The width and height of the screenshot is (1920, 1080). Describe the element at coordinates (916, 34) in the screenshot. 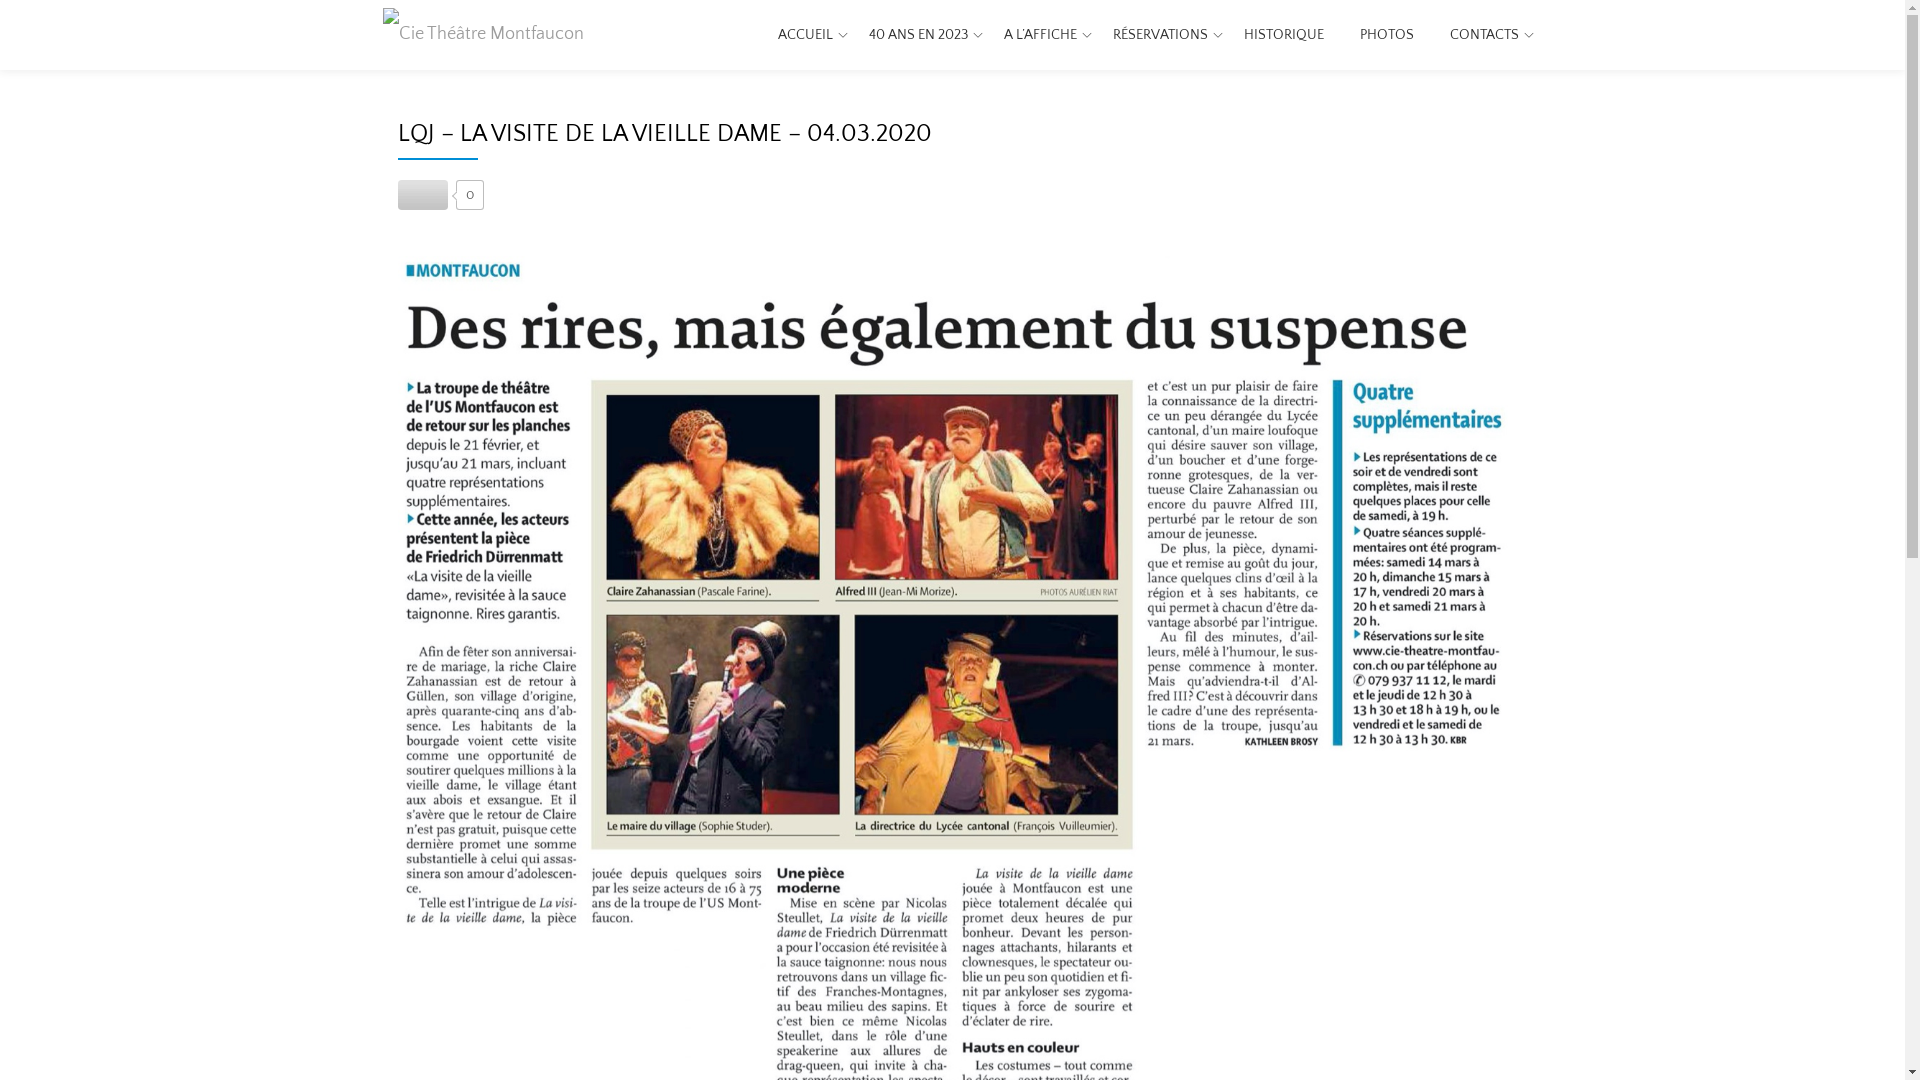

I see `'40 ANS EN 2023'` at that location.